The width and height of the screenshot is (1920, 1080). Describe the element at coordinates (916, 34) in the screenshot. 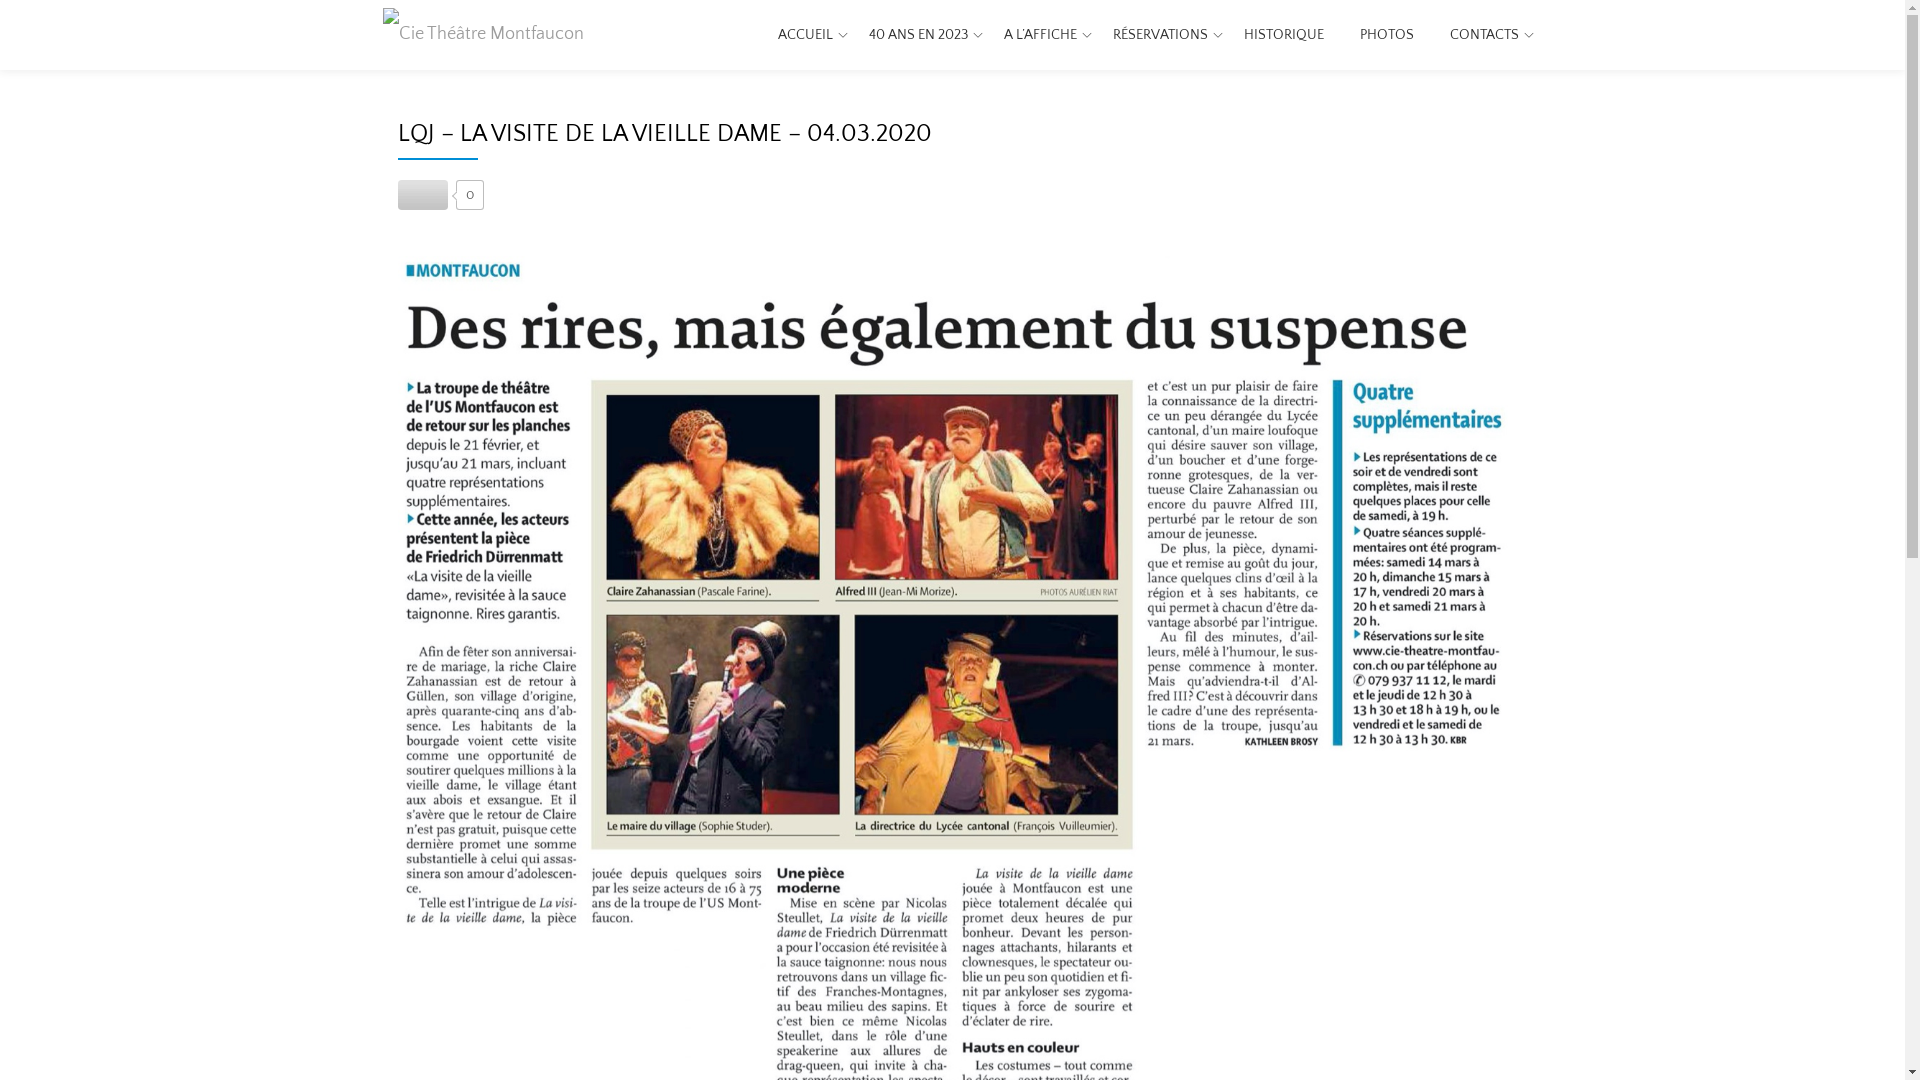

I see `'40 ANS EN 2023'` at that location.